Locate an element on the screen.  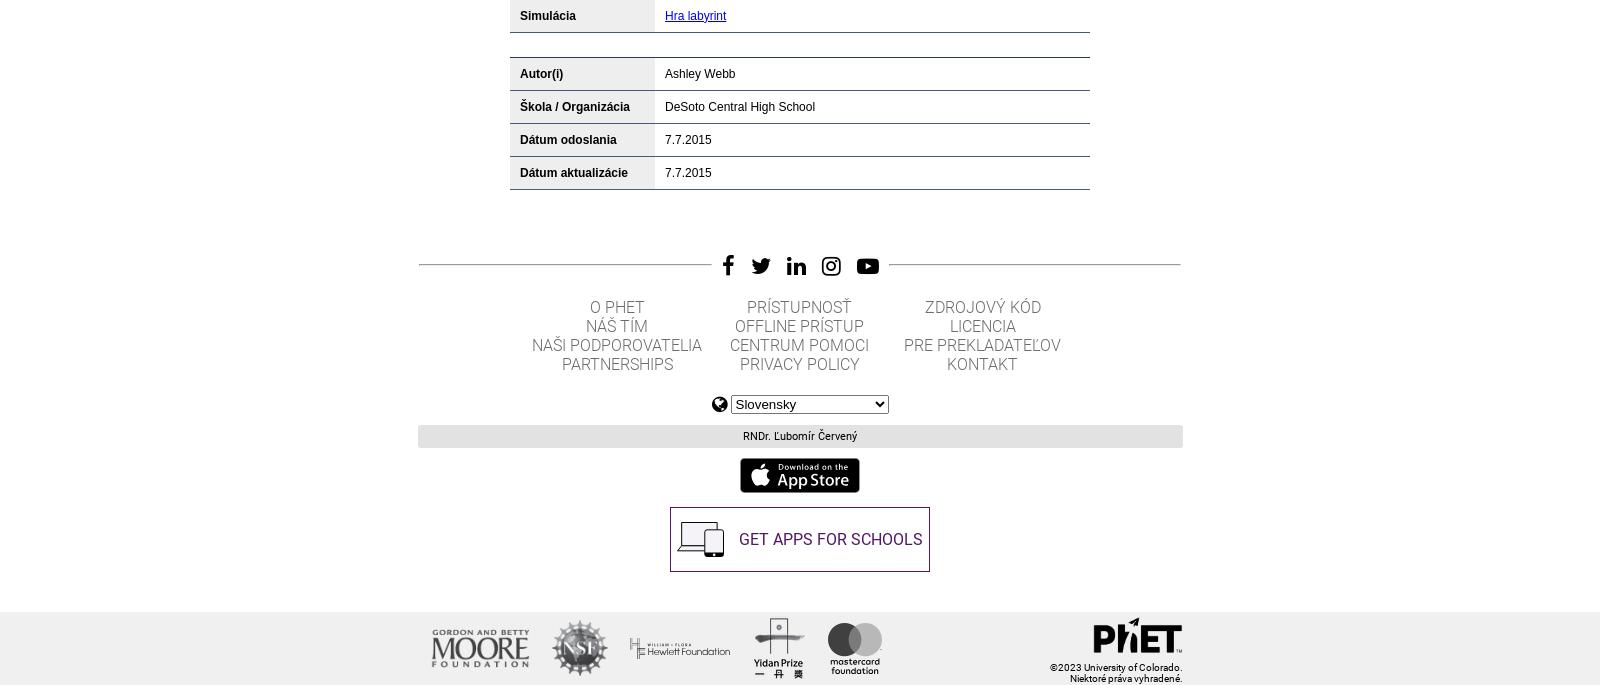
'Náš tím' is located at coordinates (616, 324).